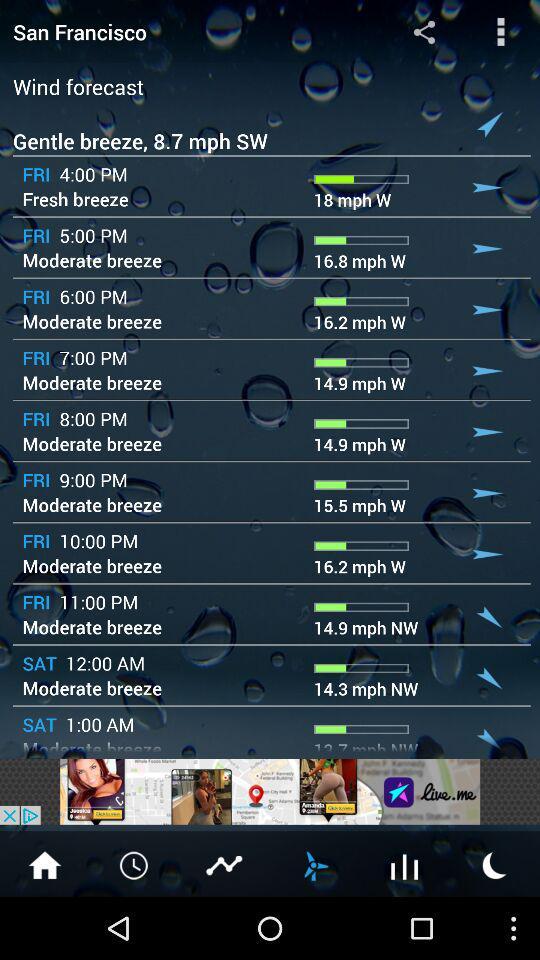 The image size is (540, 960). I want to click on more, so click(405, 863).